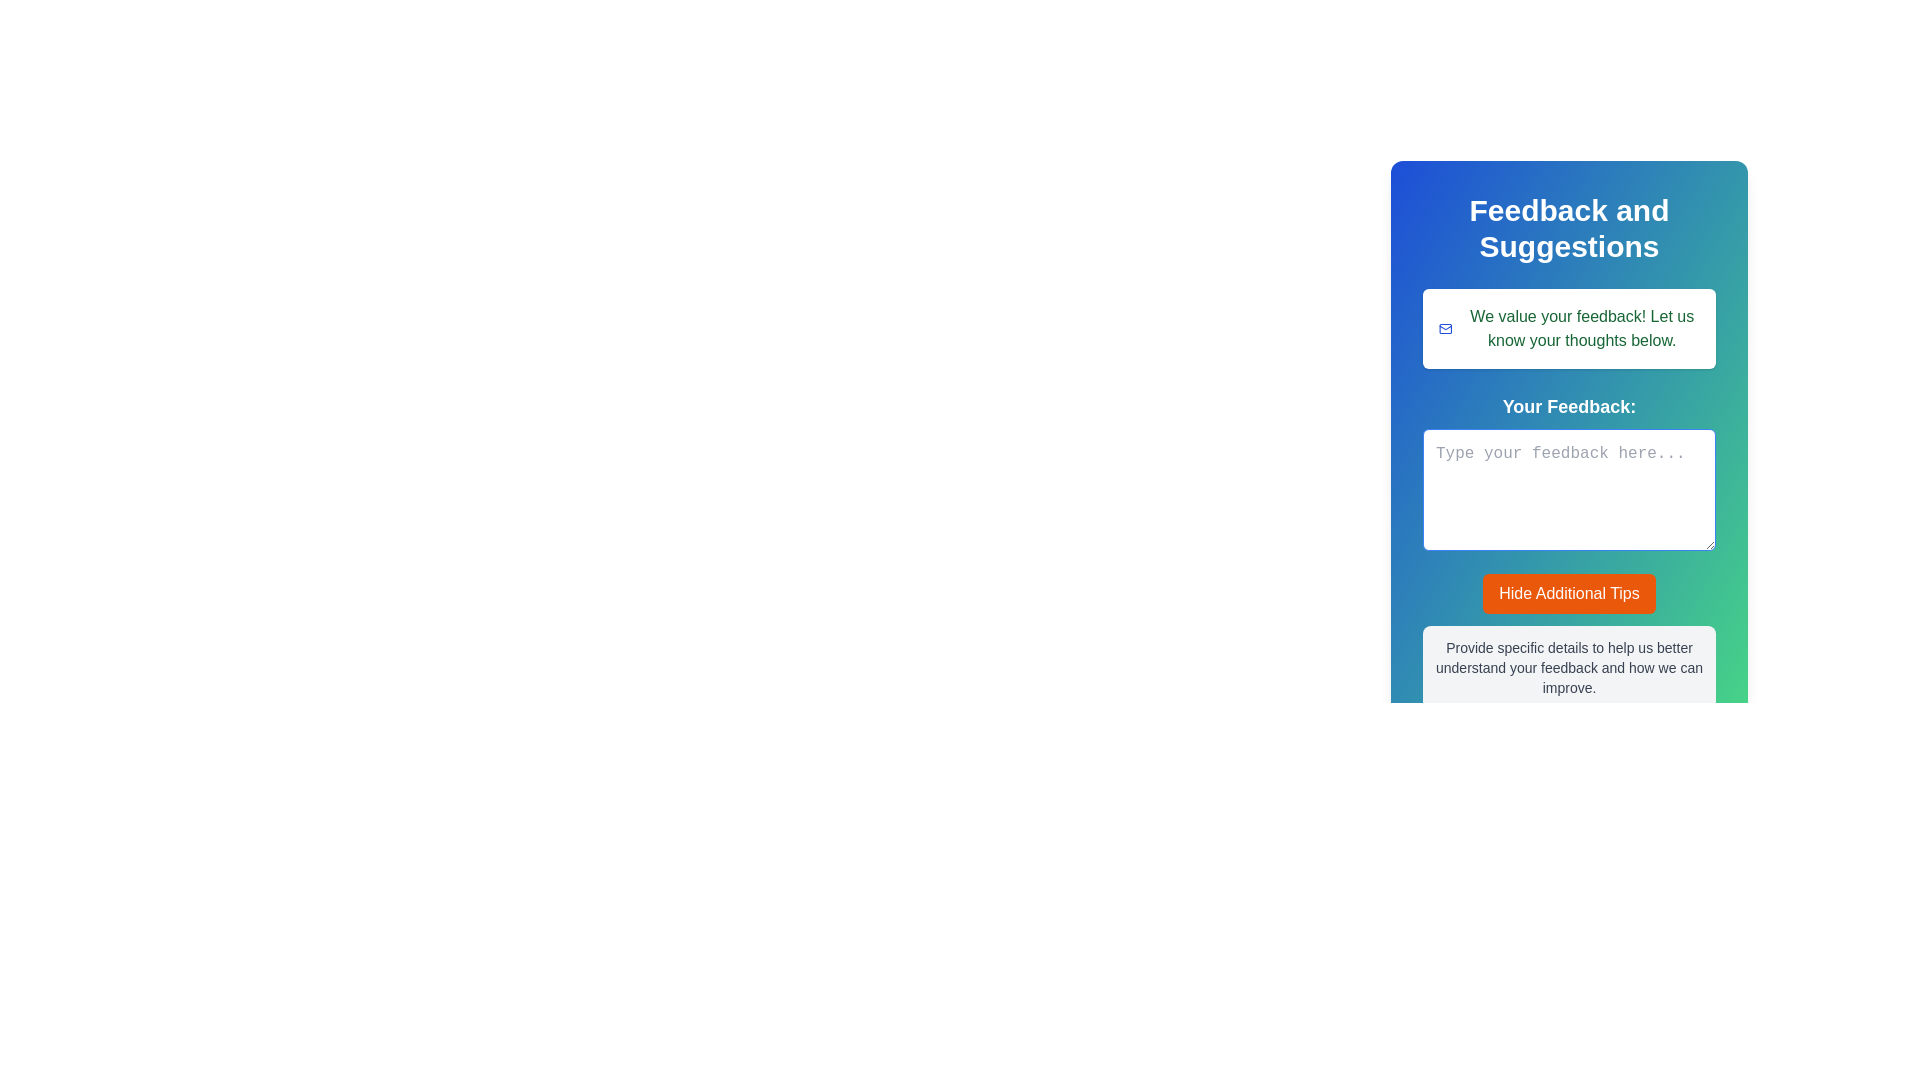  I want to click on the text label displaying 'Your Feedback:' which is styled with a bold font and is located below the section titled 'We value your feedback! Let us know your thoughts below.', so click(1568, 406).